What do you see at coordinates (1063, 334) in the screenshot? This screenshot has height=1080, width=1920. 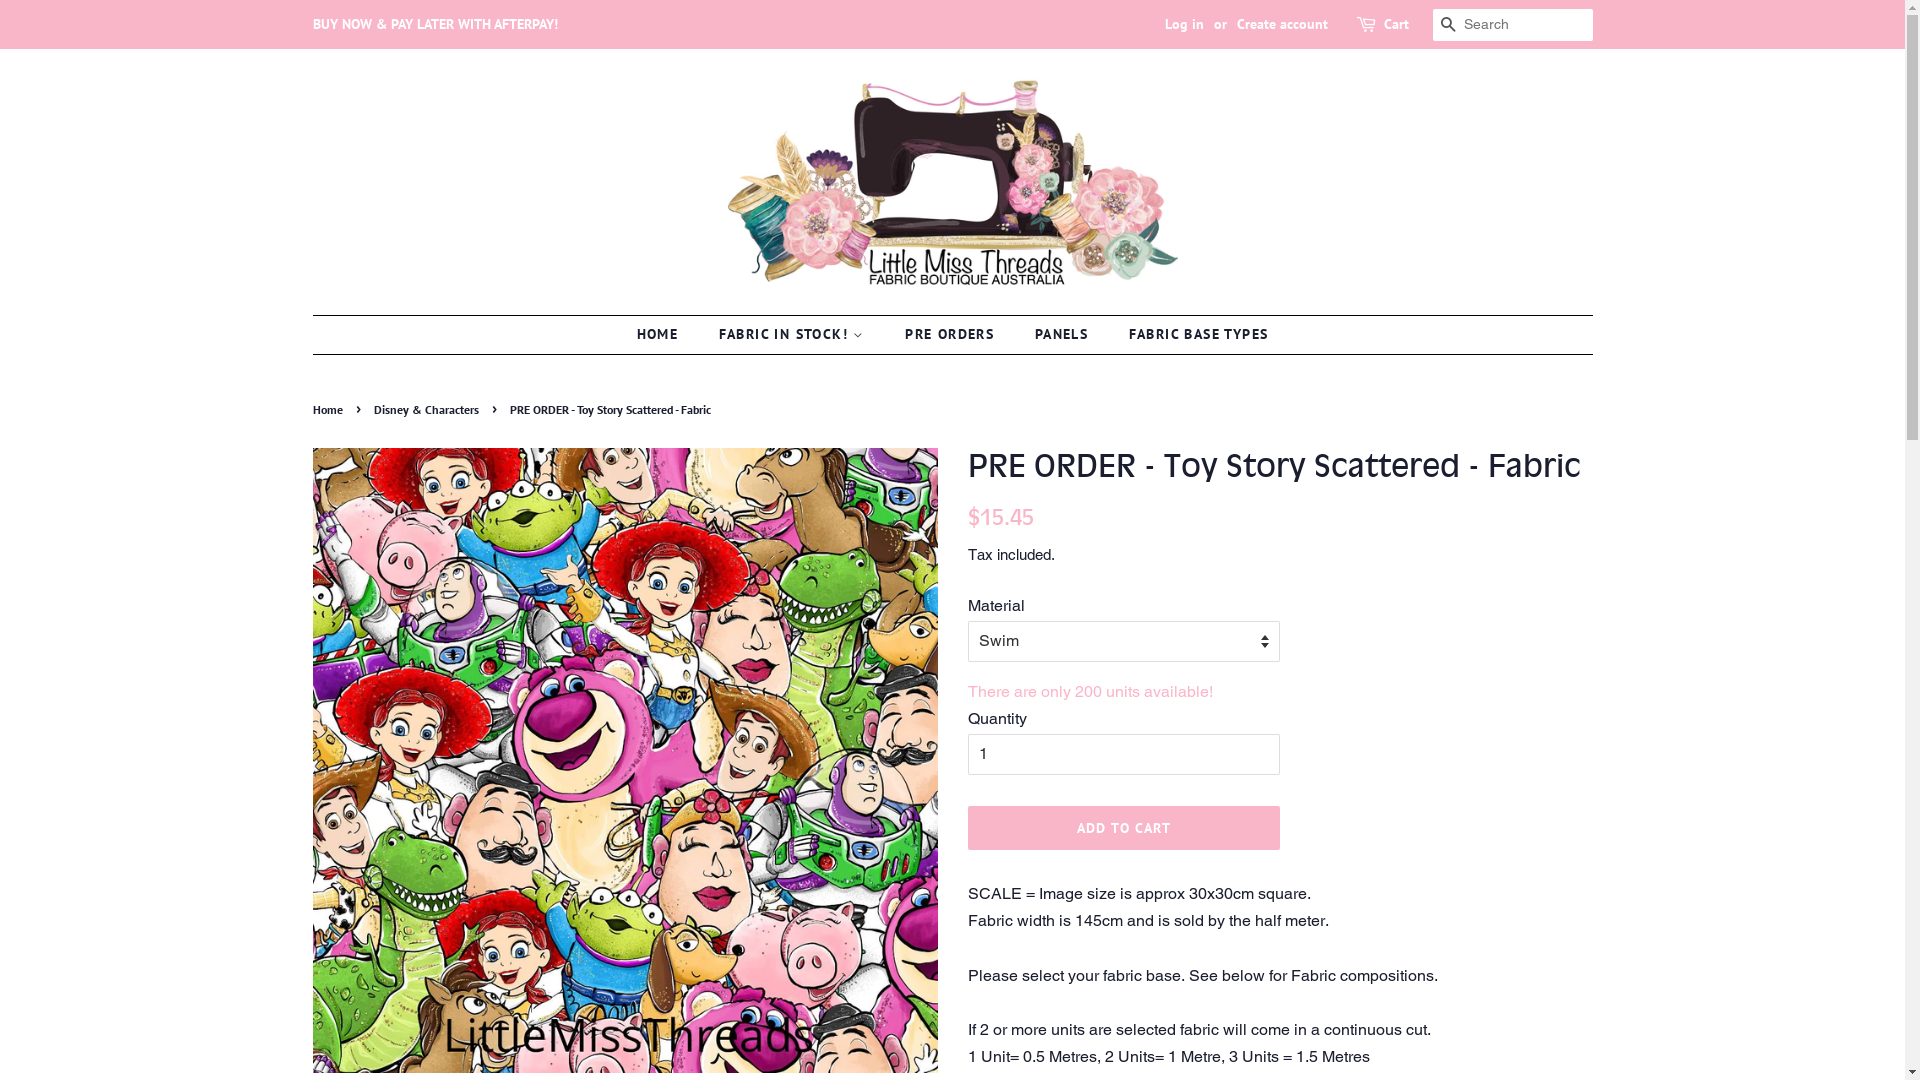 I see `'PANELS'` at bounding box center [1063, 334].